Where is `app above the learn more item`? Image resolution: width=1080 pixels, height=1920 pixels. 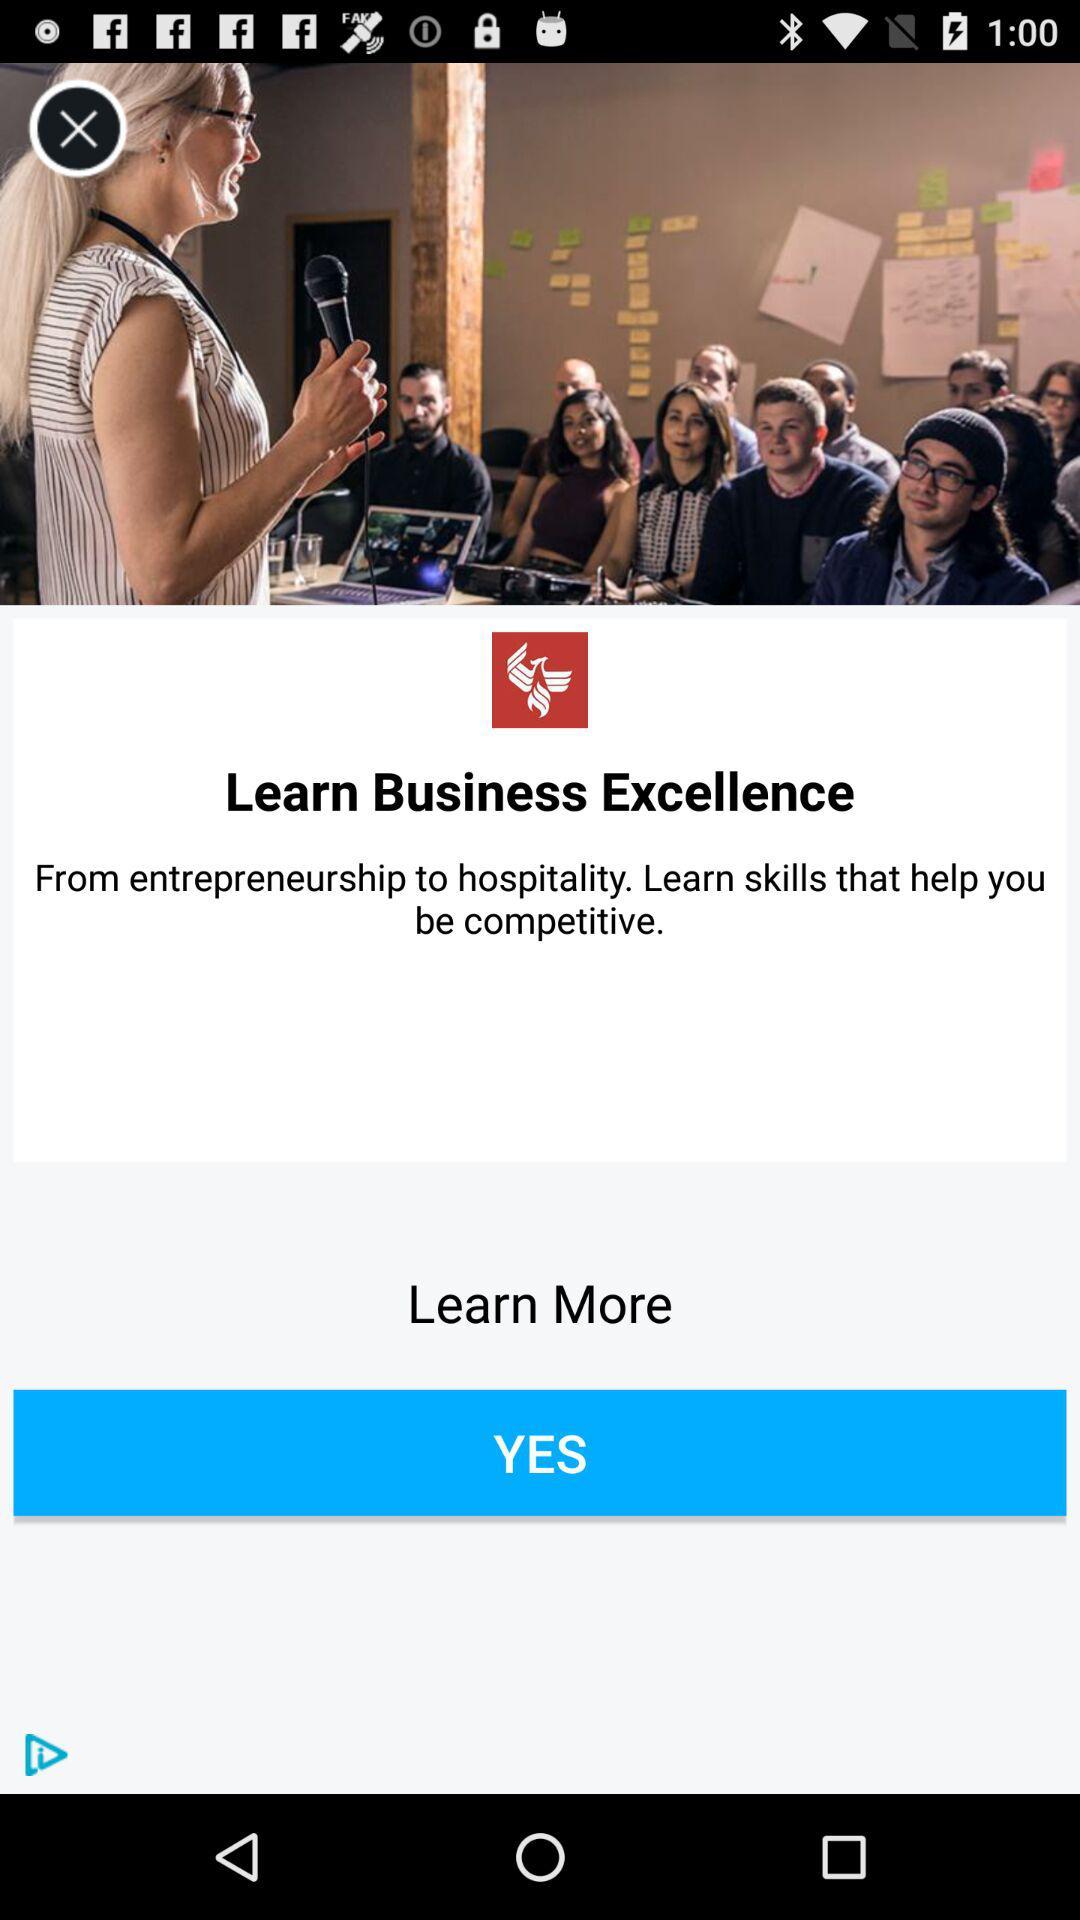
app above the learn more item is located at coordinates (540, 897).